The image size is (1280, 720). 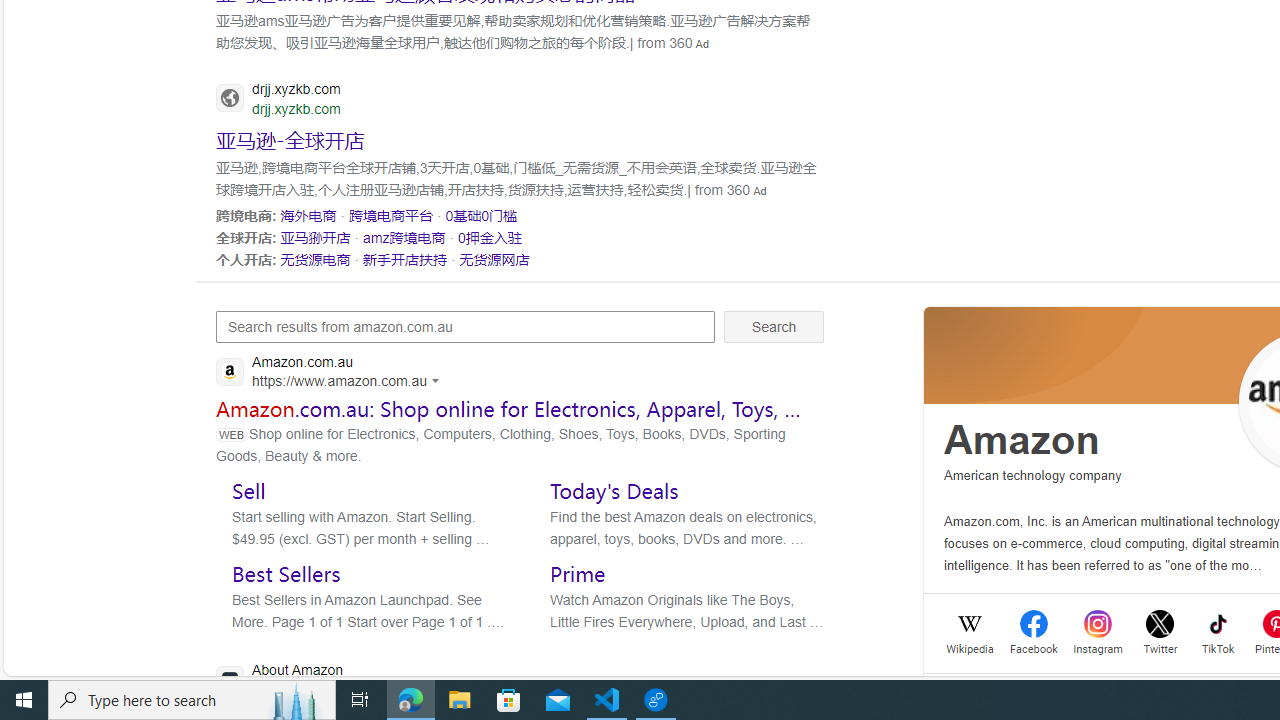 What do you see at coordinates (773, 325) in the screenshot?
I see `'Search'` at bounding box center [773, 325].